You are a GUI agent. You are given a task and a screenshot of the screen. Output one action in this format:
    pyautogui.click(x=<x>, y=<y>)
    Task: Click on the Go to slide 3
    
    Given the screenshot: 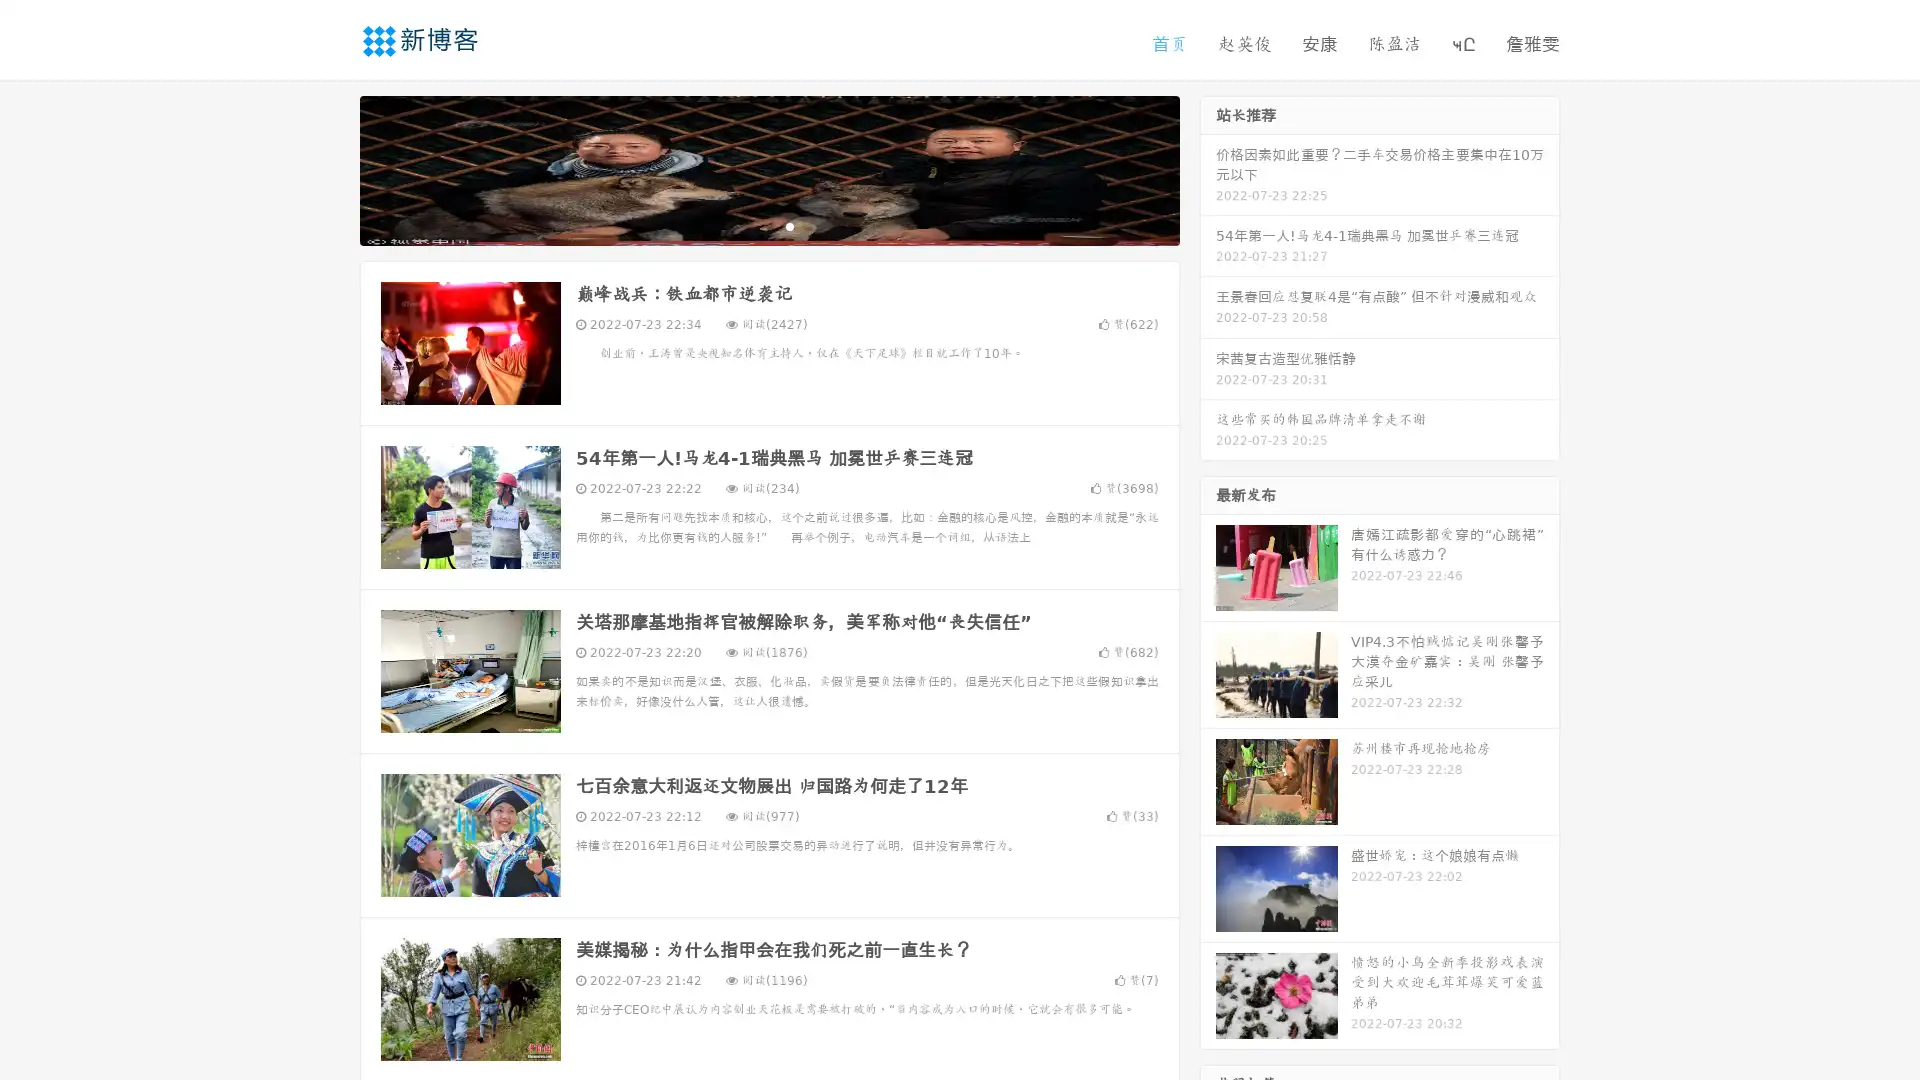 What is the action you would take?
    pyautogui.click(x=789, y=225)
    